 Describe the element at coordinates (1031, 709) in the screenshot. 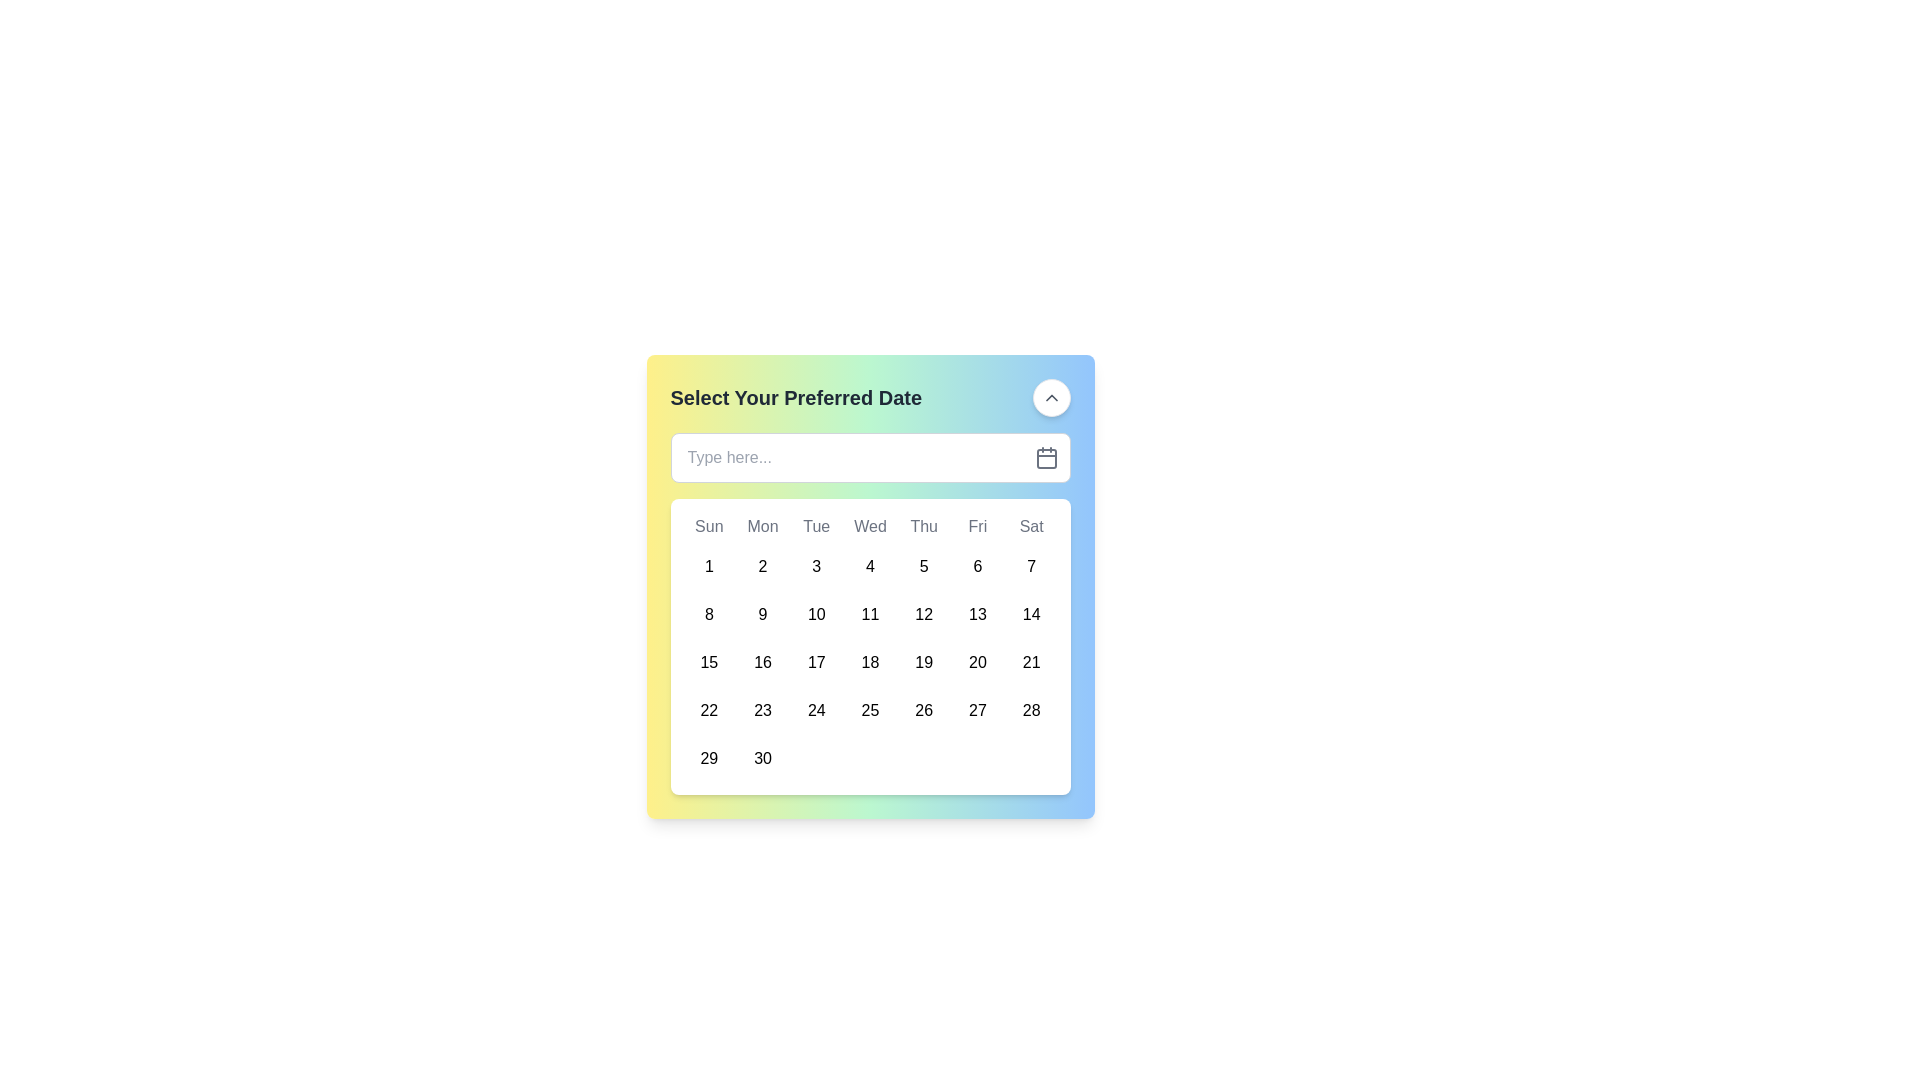

I see `the circular button with a white background and the text '28' centered inside it` at that location.